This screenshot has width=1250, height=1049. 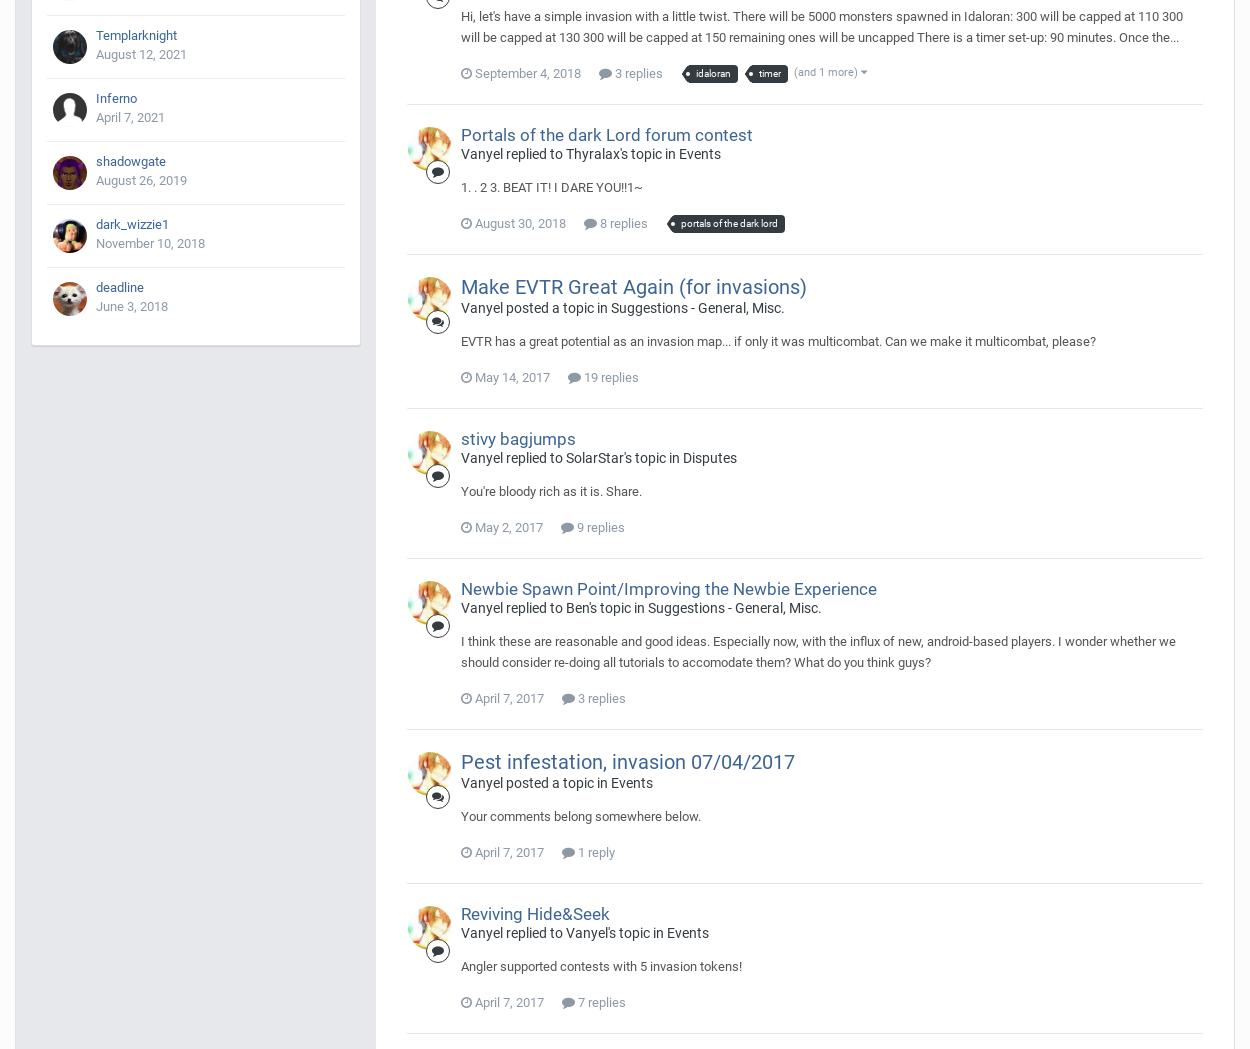 I want to click on 'May 14, 2017', so click(x=512, y=376).